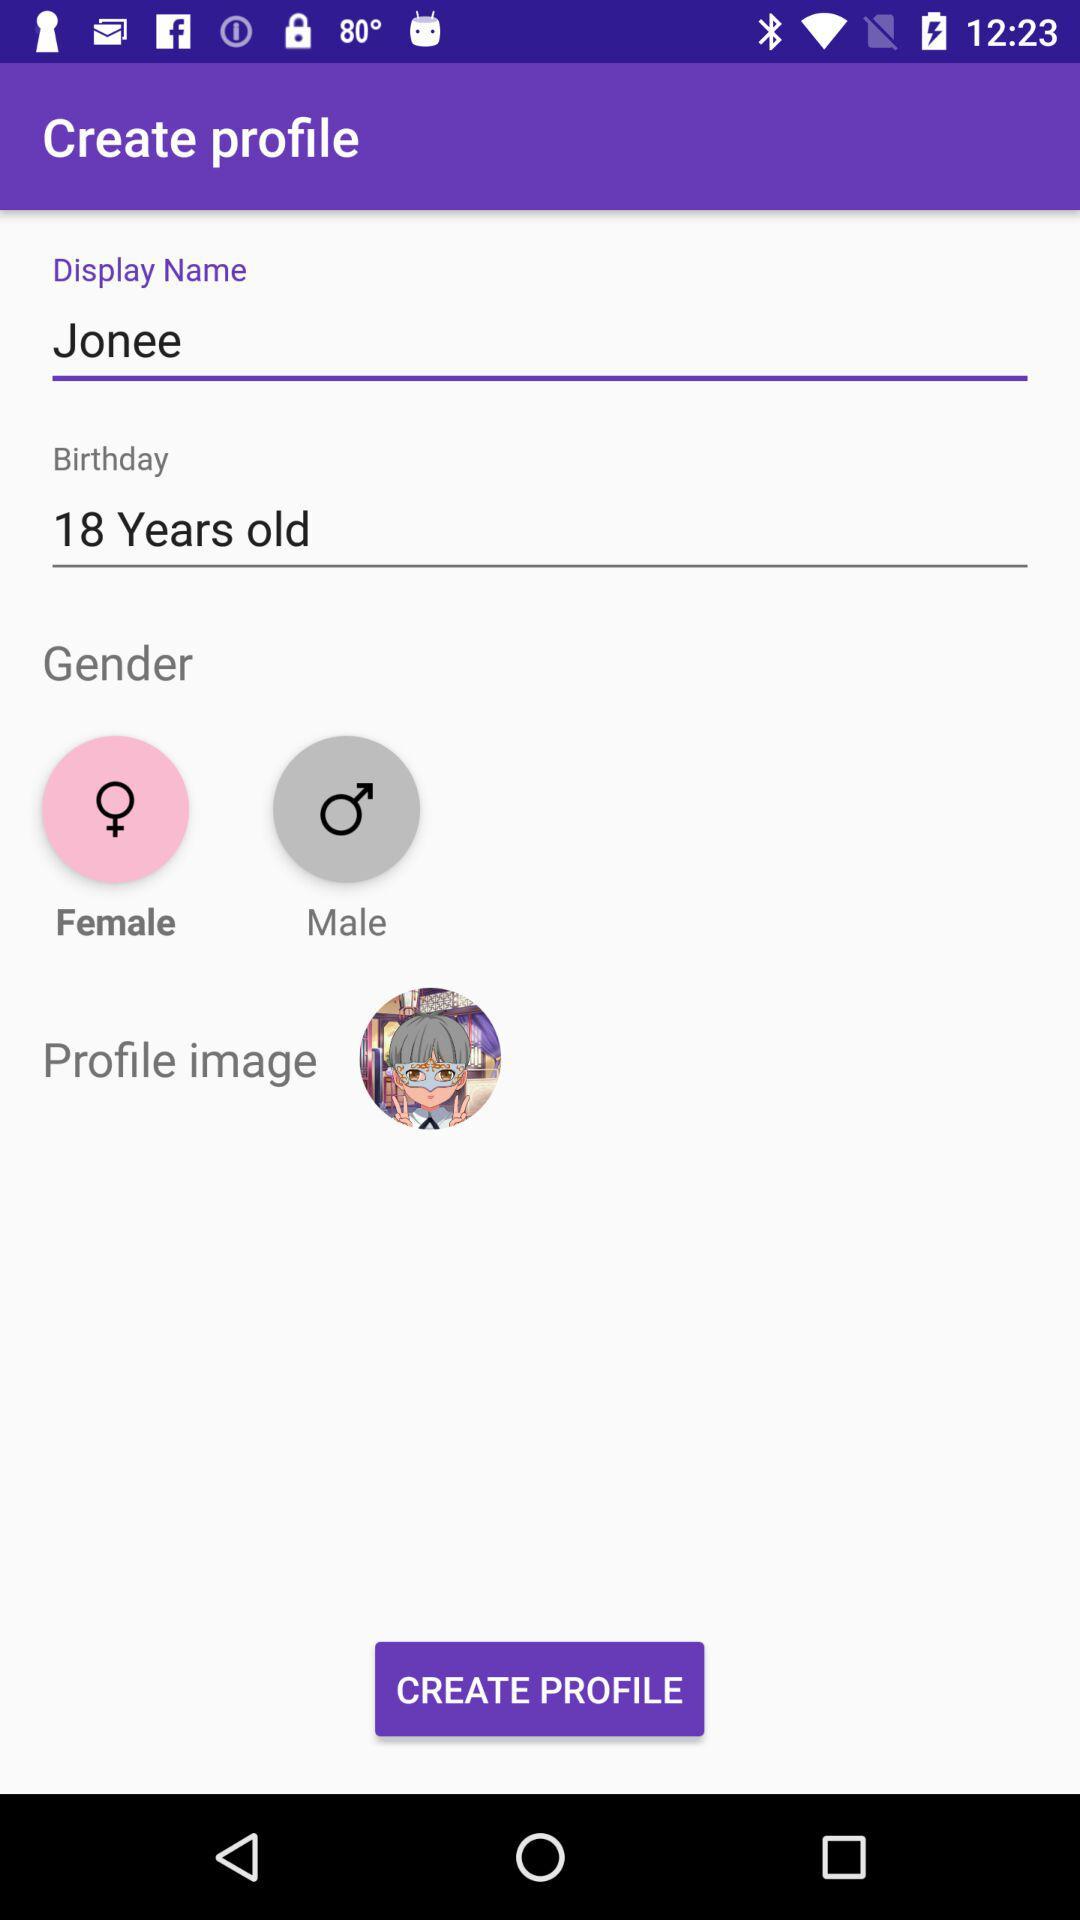 This screenshot has height=1920, width=1080. Describe the element at coordinates (345, 809) in the screenshot. I see `the photo icon` at that location.